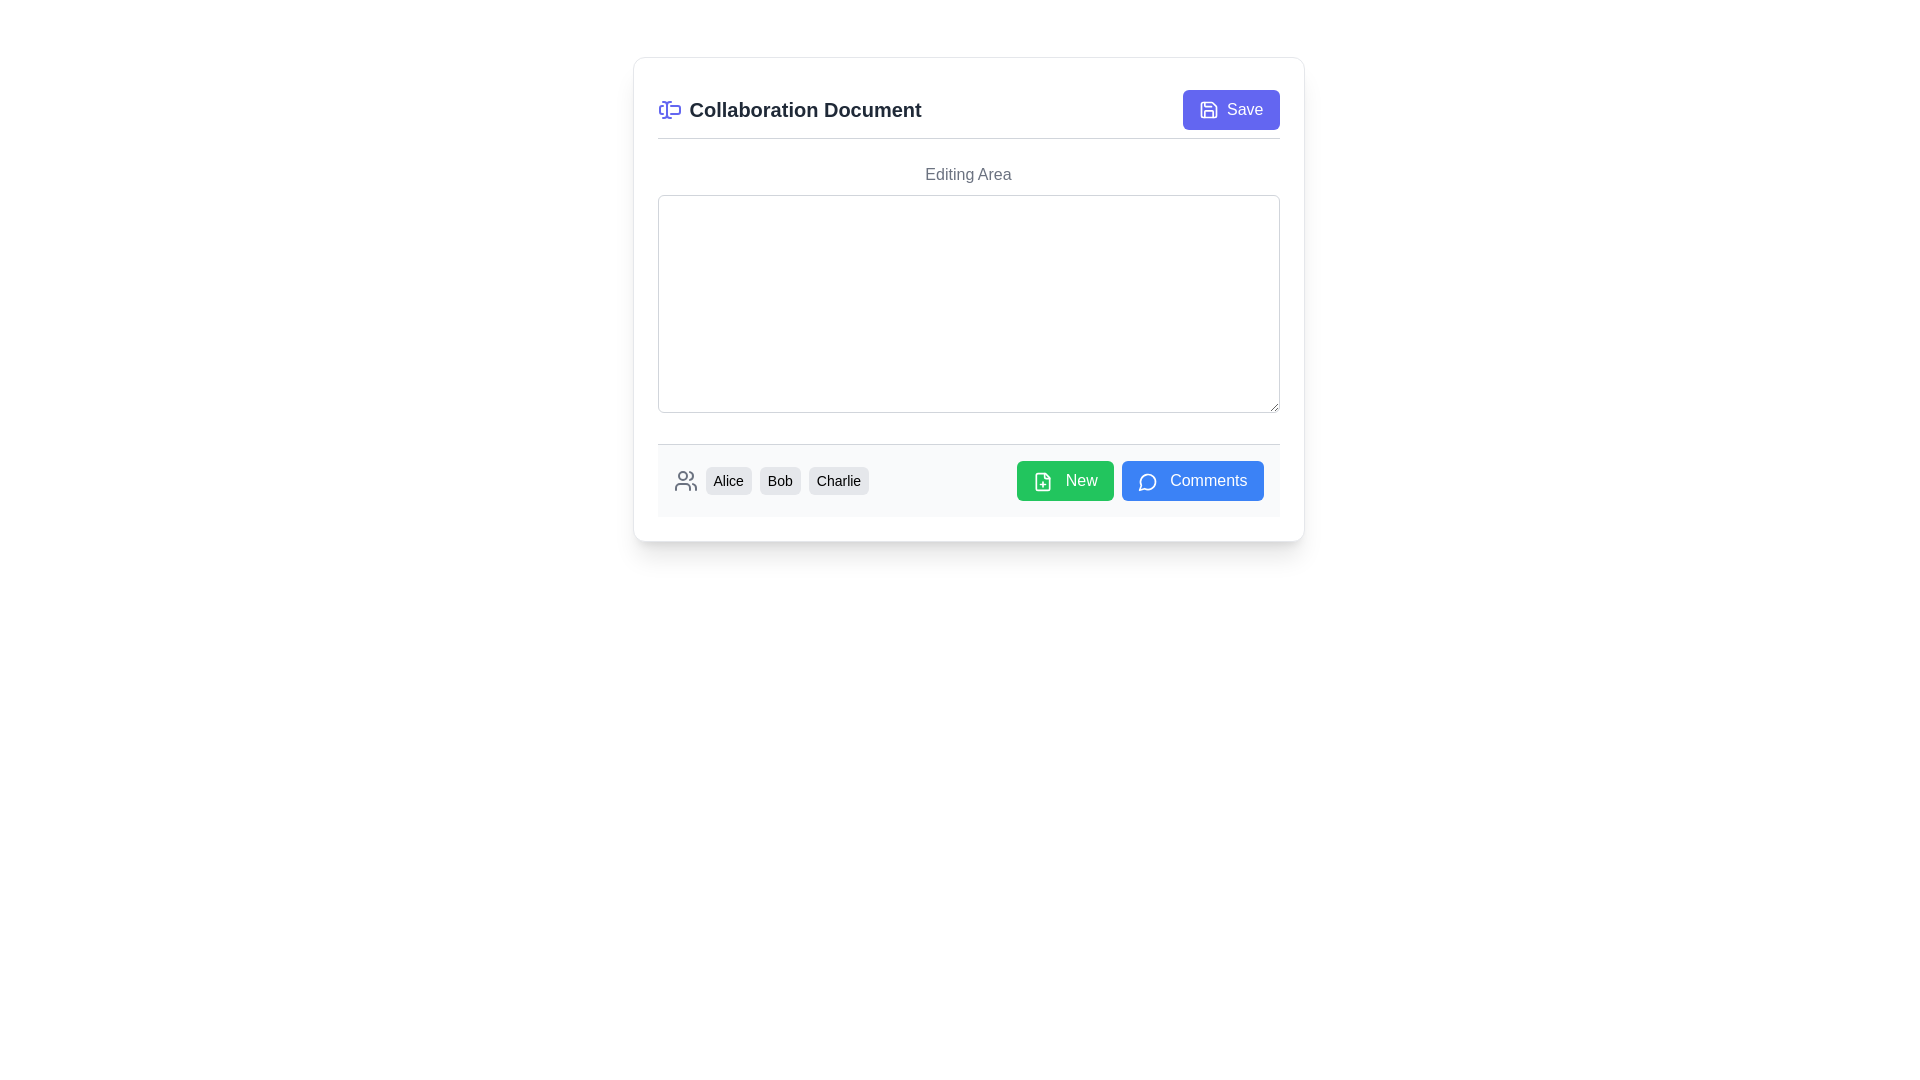  Describe the element at coordinates (839, 481) in the screenshot. I see `the text label element displaying 'Charlie', which is the rightmost button in a row of three buttons labeled 'Alice', 'Bob', and 'Charlie'` at that location.